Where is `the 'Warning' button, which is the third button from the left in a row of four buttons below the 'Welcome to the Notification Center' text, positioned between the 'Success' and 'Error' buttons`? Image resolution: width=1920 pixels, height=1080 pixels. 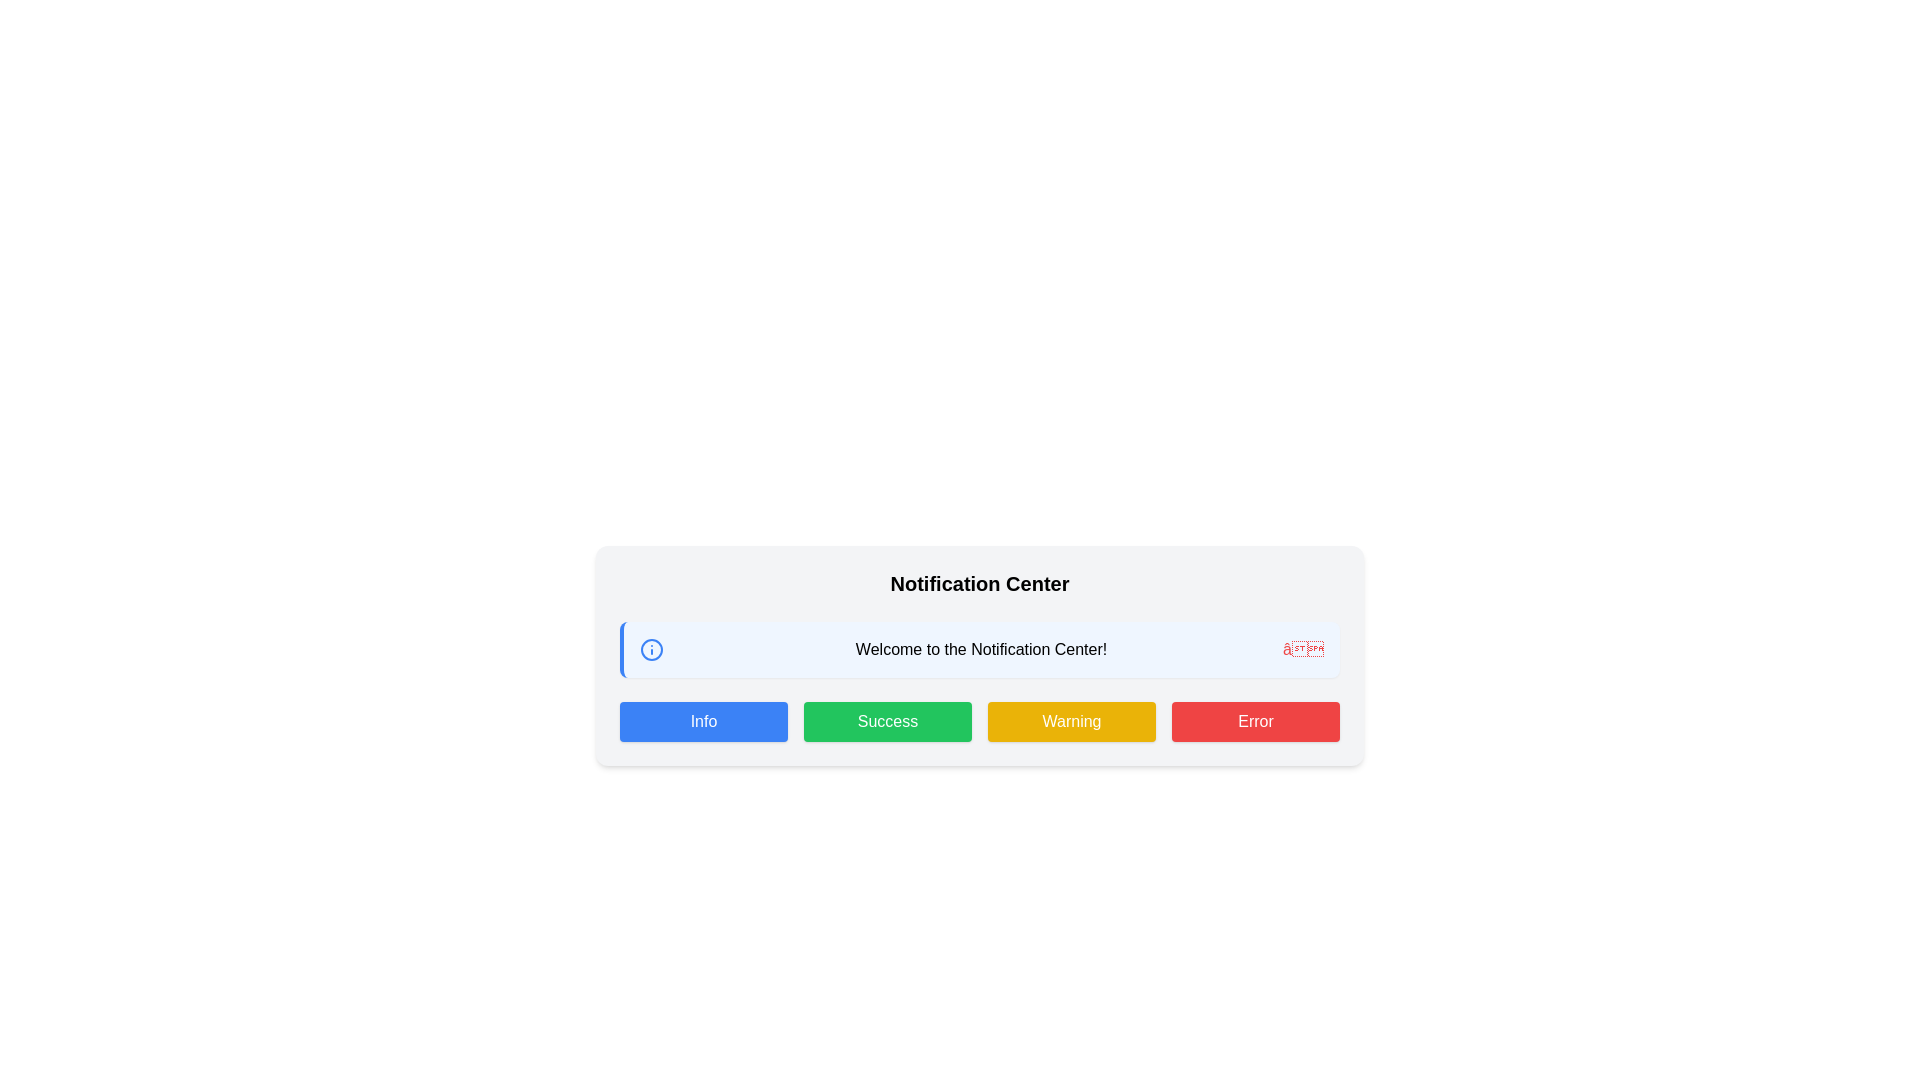 the 'Warning' button, which is the third button from the left in a row of four buttons below the 'Welcome to the Notification Center' text, positioned between the 'Success' and 'Error' buttons is located at coordinates (1070, 721).